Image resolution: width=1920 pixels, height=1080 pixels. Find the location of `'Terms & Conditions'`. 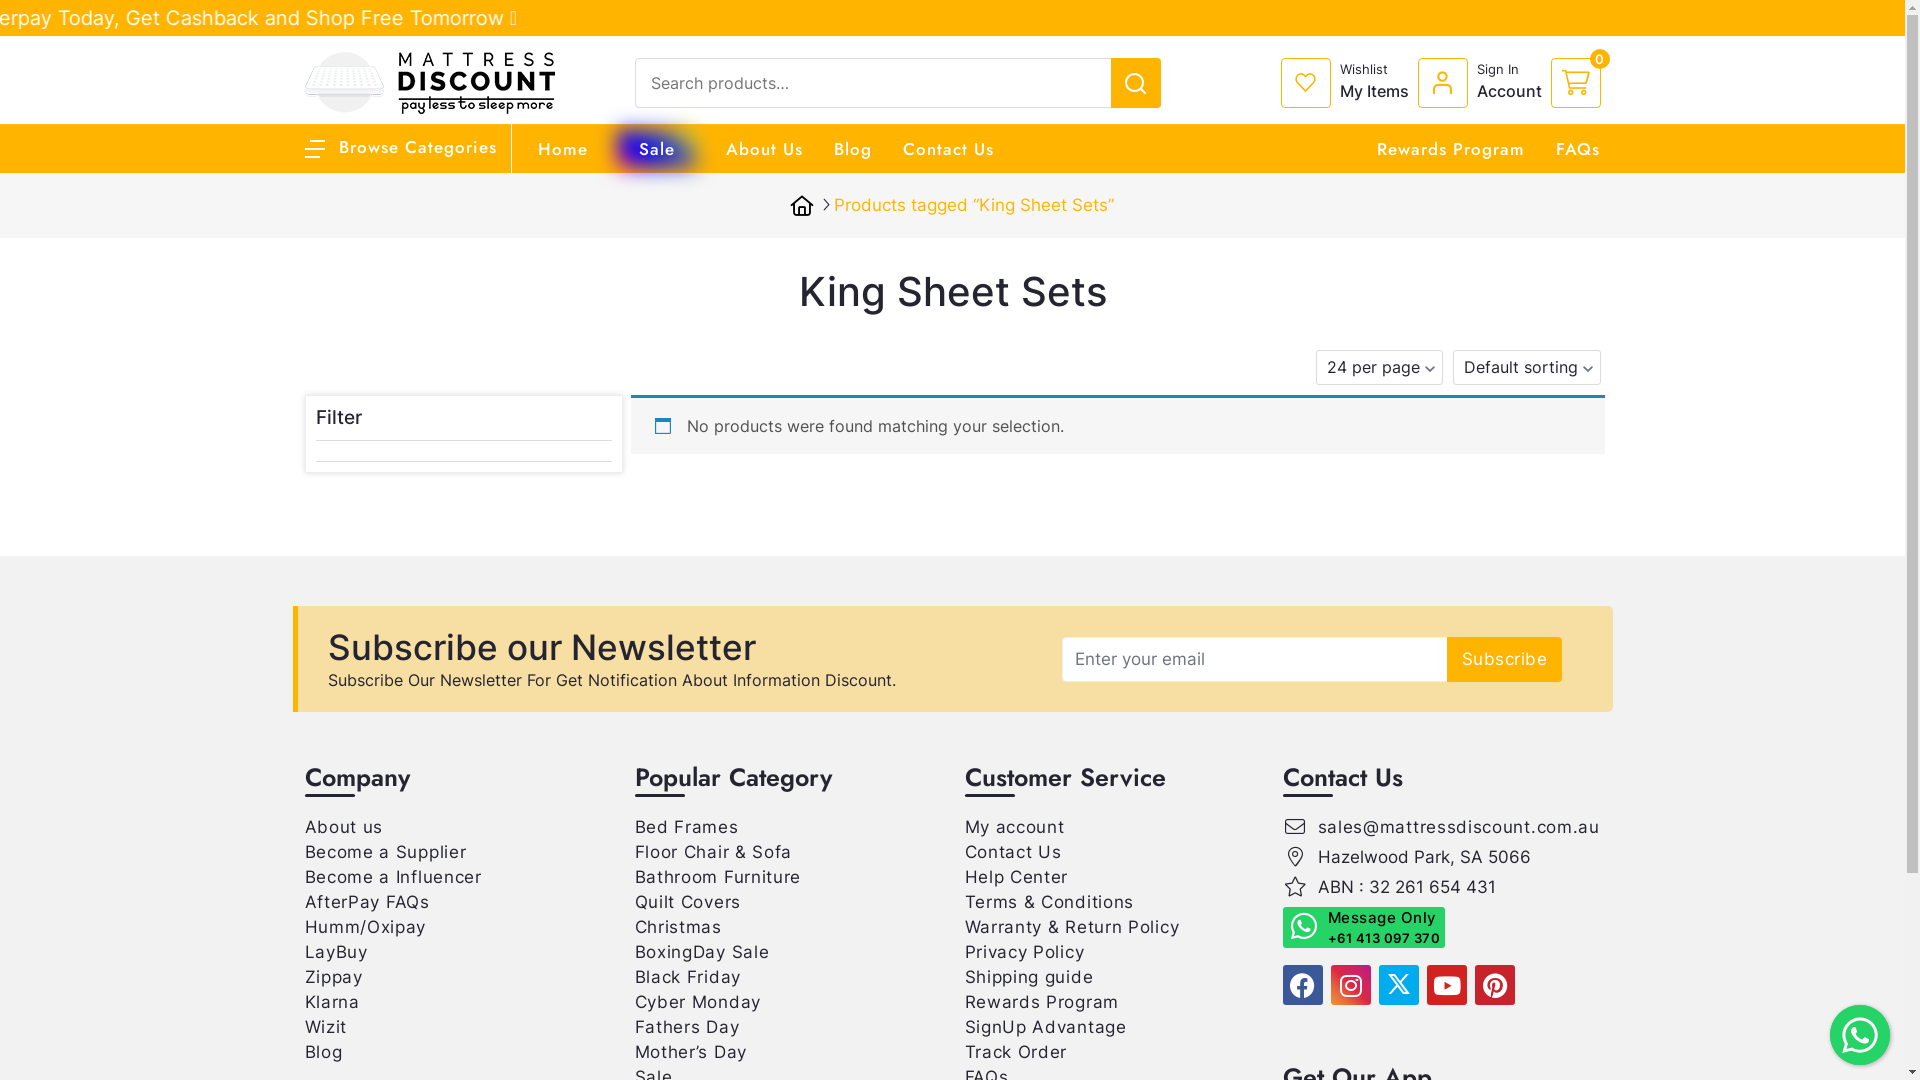

'Terms & Conditions' is located at coordinates (1048, 902).